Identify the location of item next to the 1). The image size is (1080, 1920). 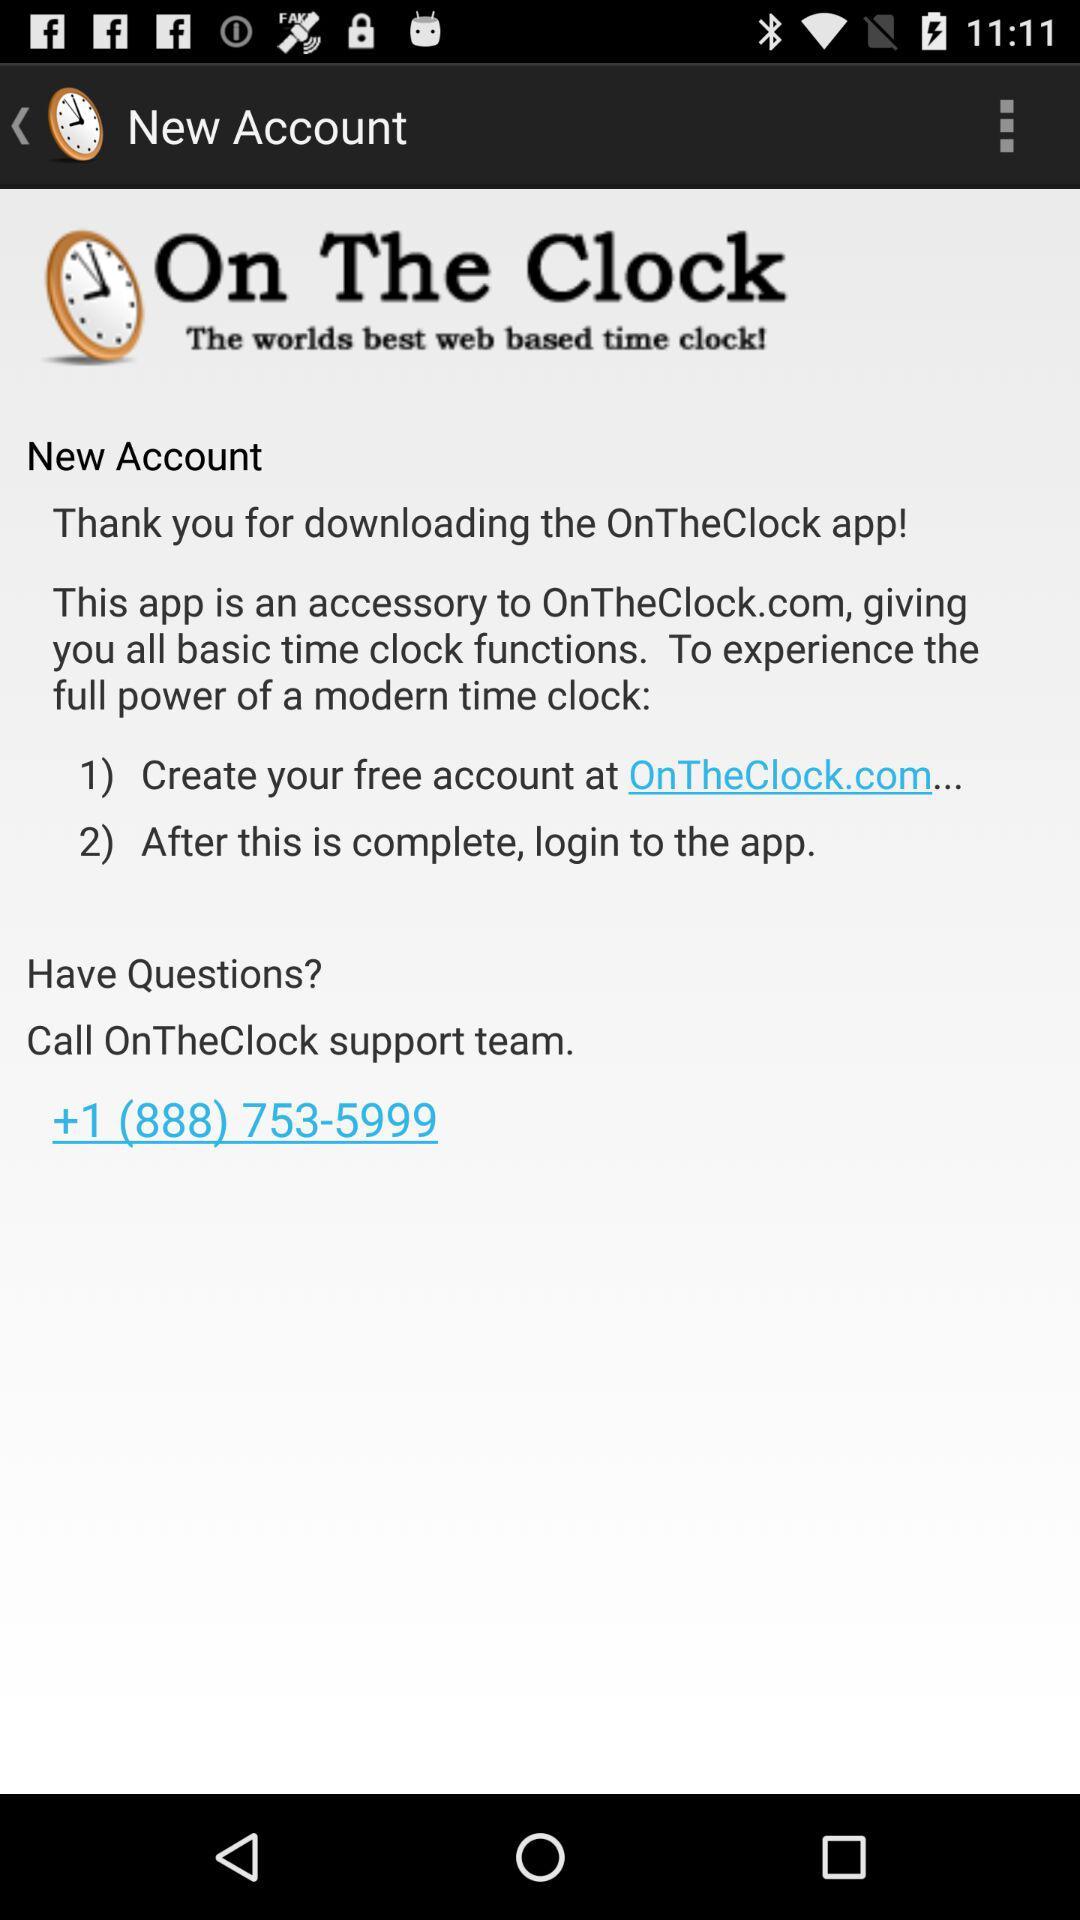
(538, 772).